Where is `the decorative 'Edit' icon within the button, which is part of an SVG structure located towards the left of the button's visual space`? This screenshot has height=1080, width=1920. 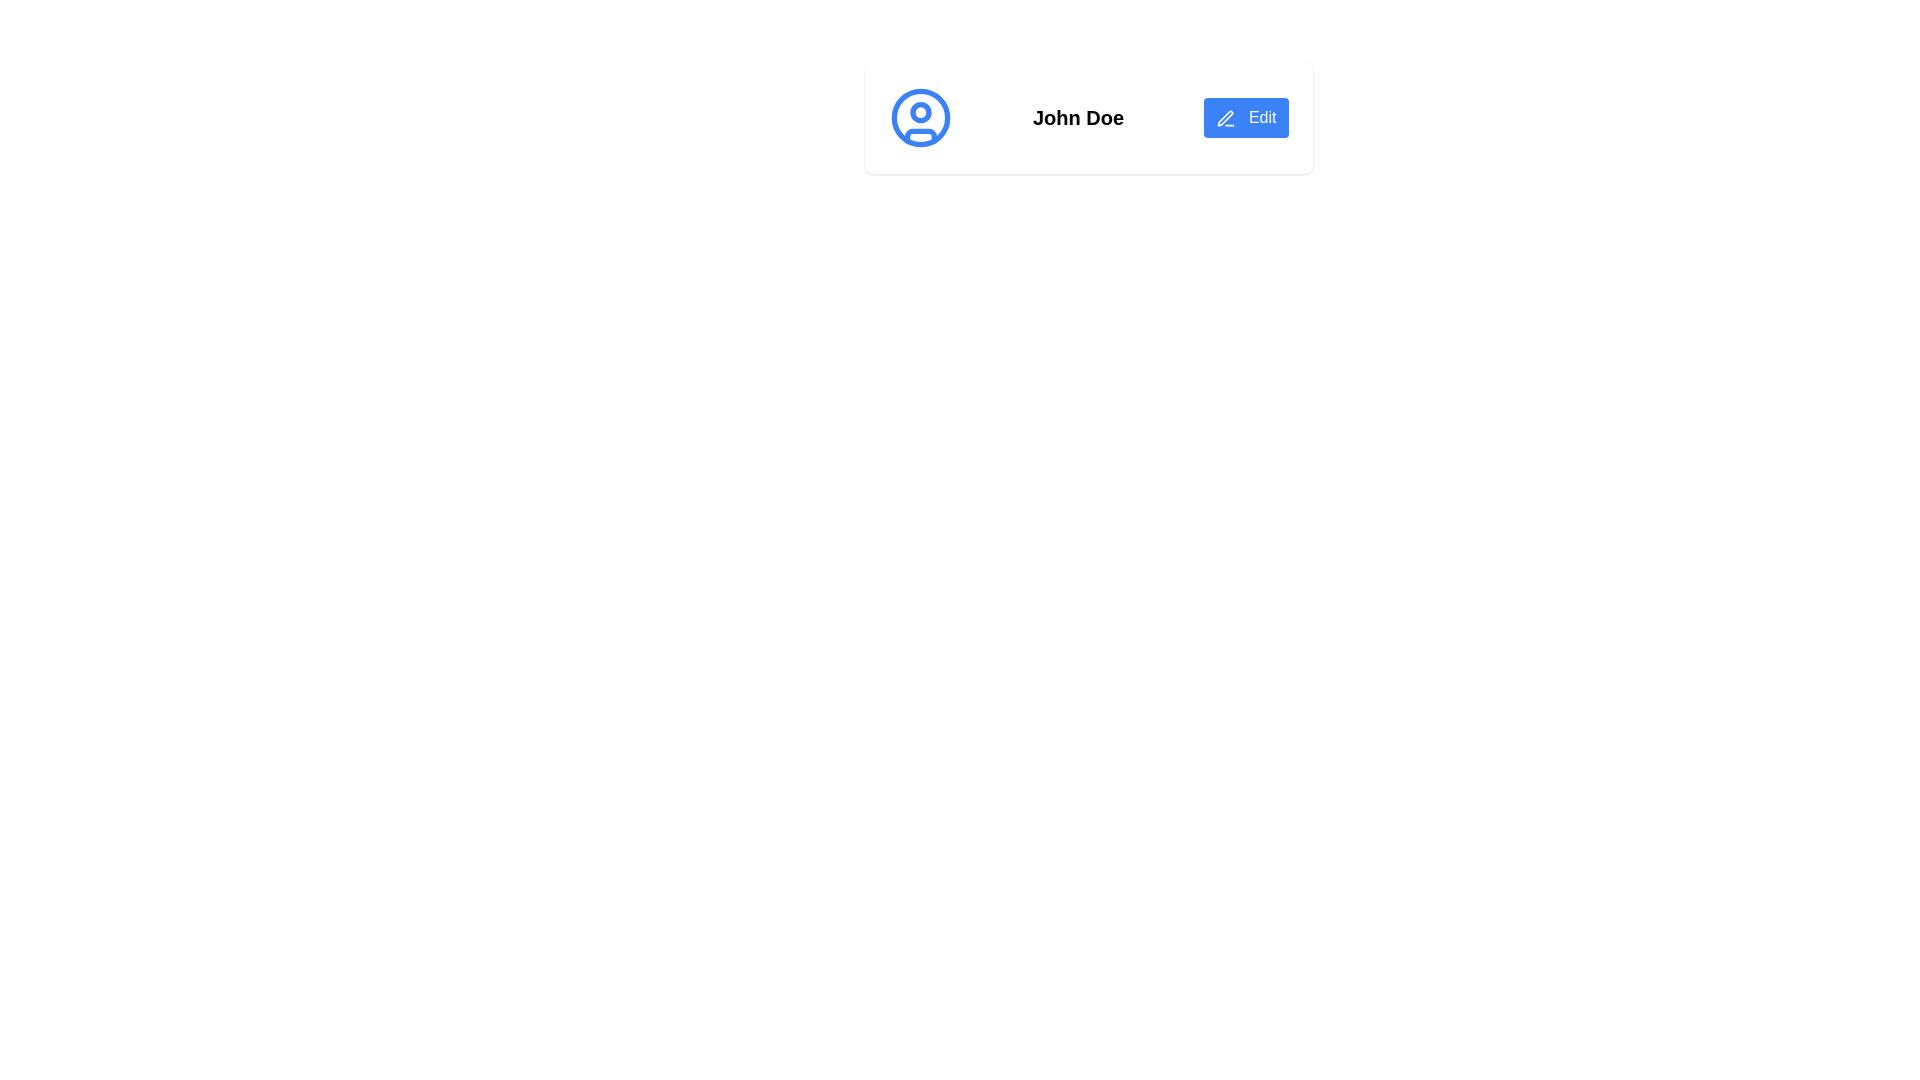
the decorative 'Edit' icon within the button, which is part of an SVG structure located towards the left of the button's visual space is located at coordinates (1225, 118).